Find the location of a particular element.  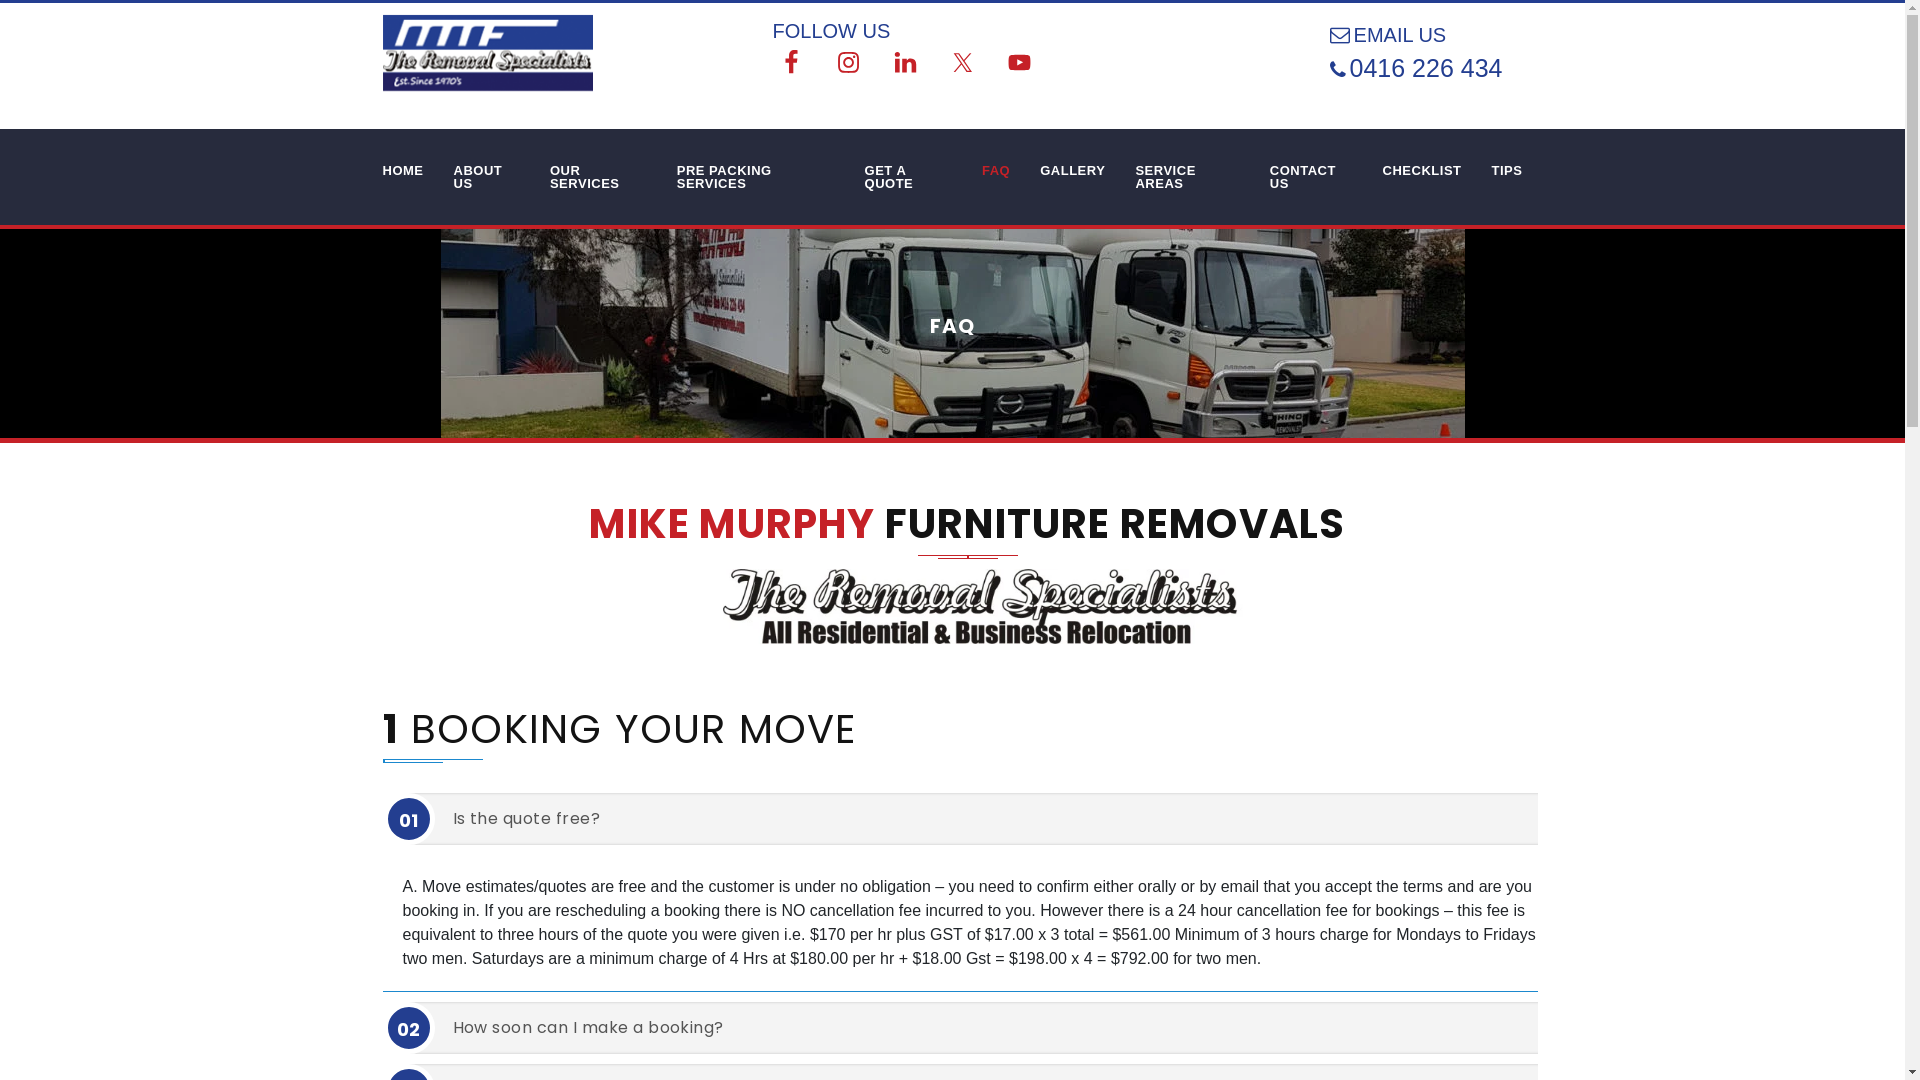

'PRE PACKING SERVICES' is located at coordinates (754, 176).